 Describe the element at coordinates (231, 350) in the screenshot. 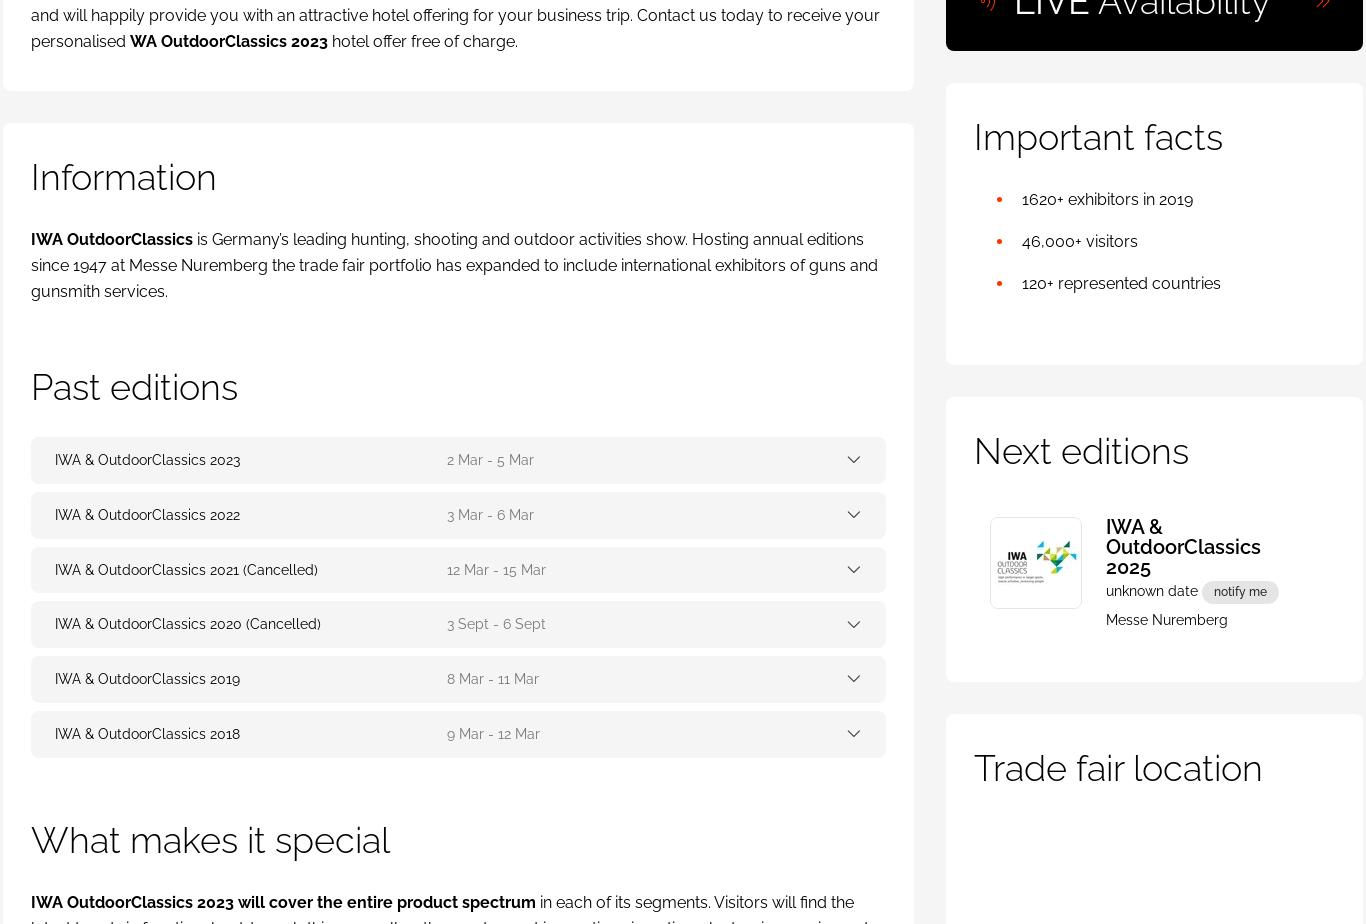

I see `'Free interactive hotel offer'` at that location.